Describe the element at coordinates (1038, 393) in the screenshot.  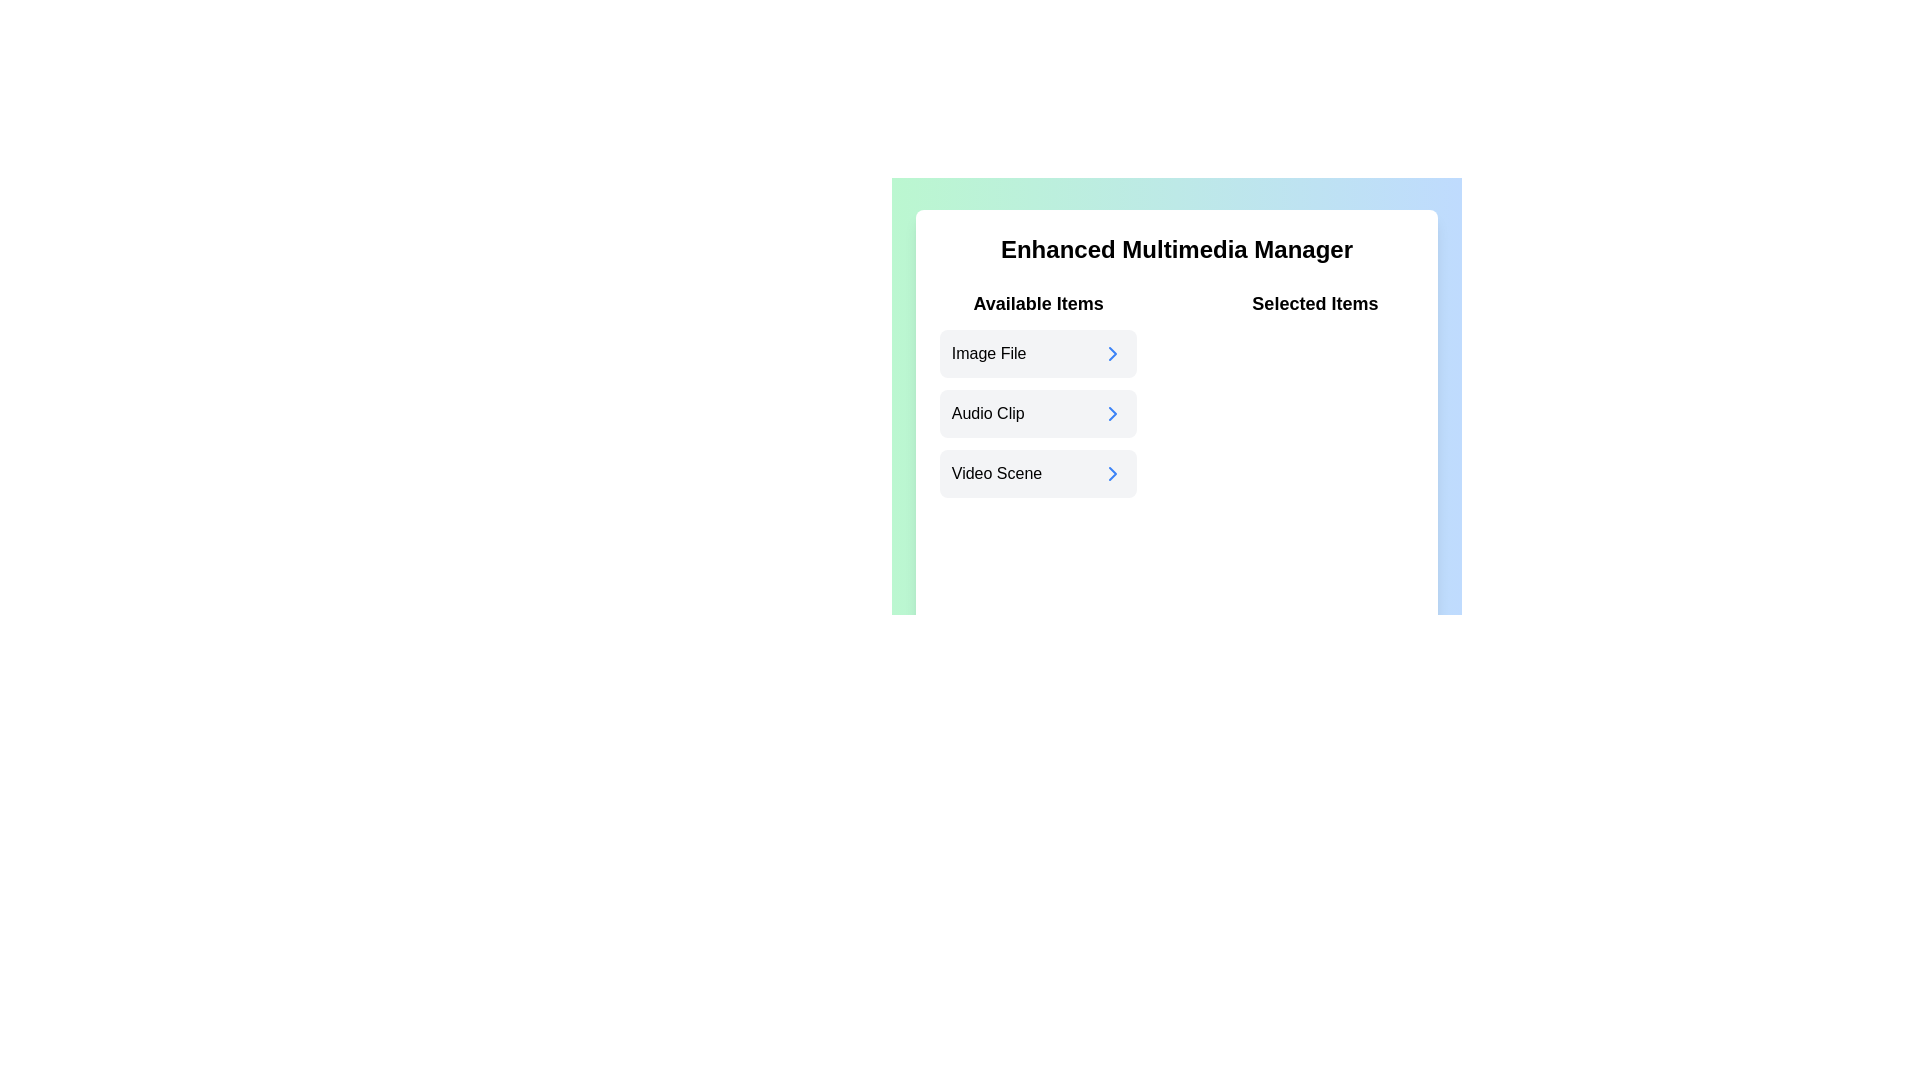
I see `the second item in the 'Available Items' list` at that location.